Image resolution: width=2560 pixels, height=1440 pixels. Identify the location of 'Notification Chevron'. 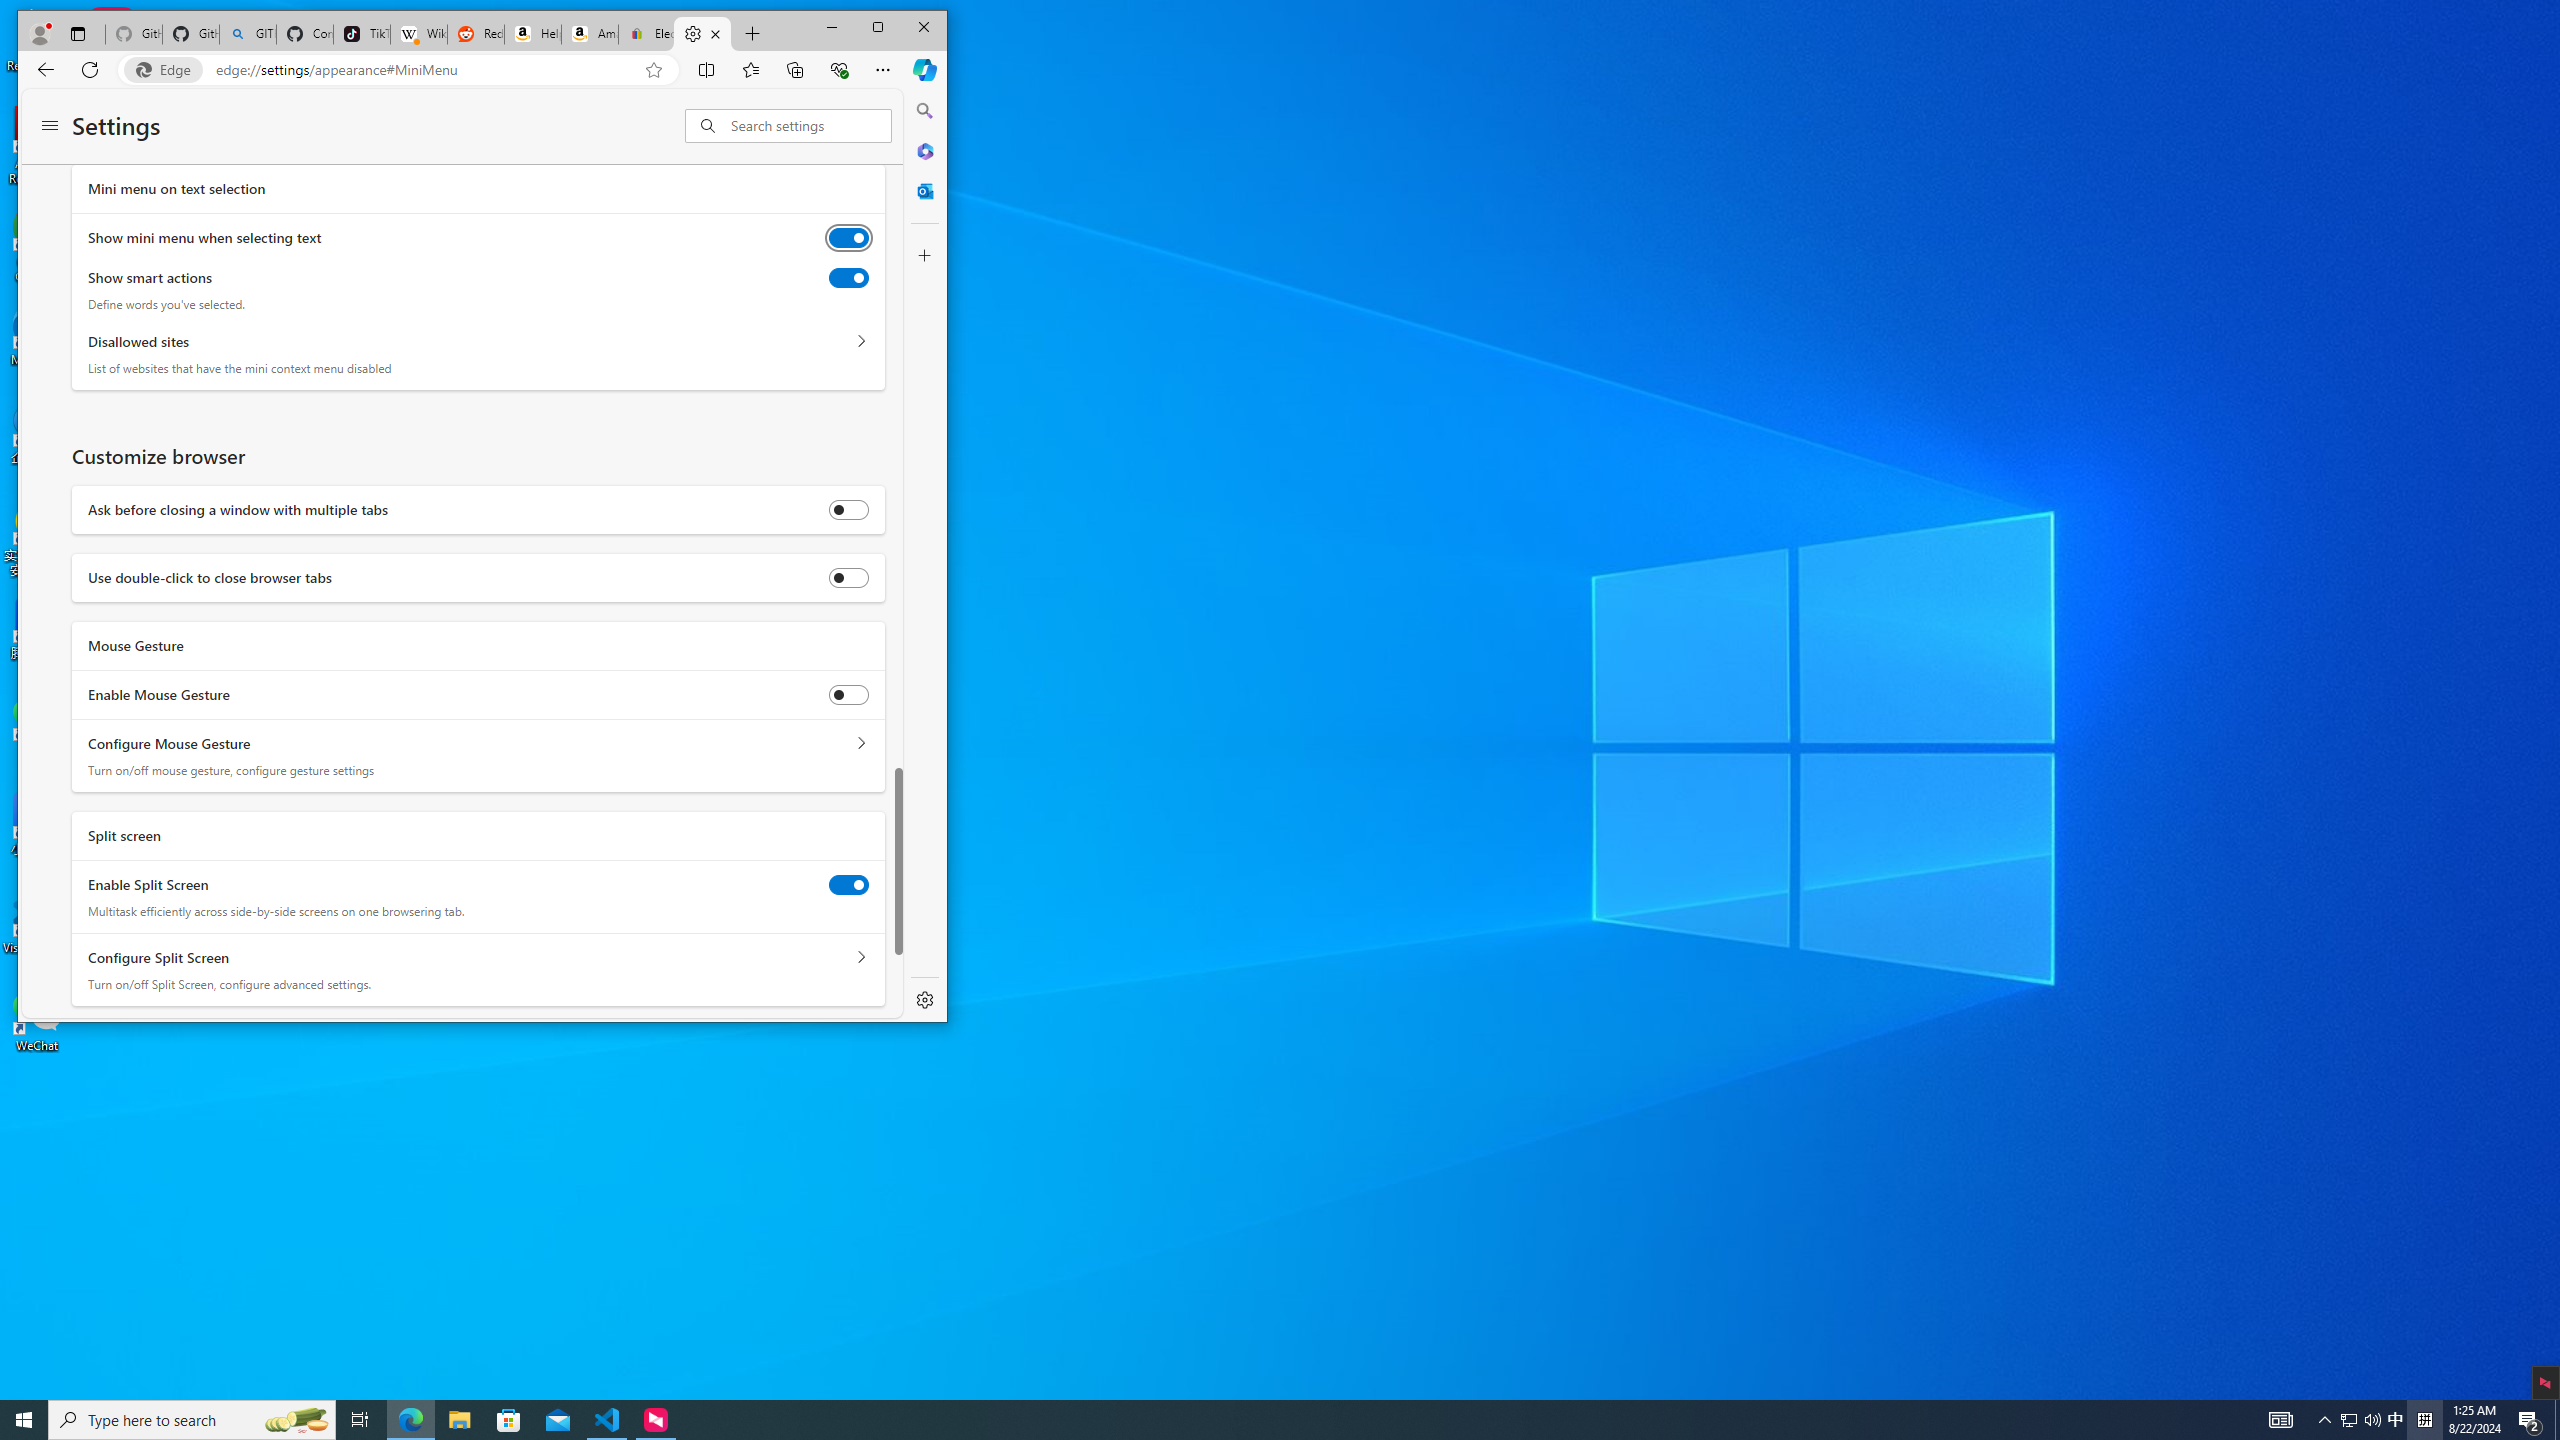
(2324, 1418).